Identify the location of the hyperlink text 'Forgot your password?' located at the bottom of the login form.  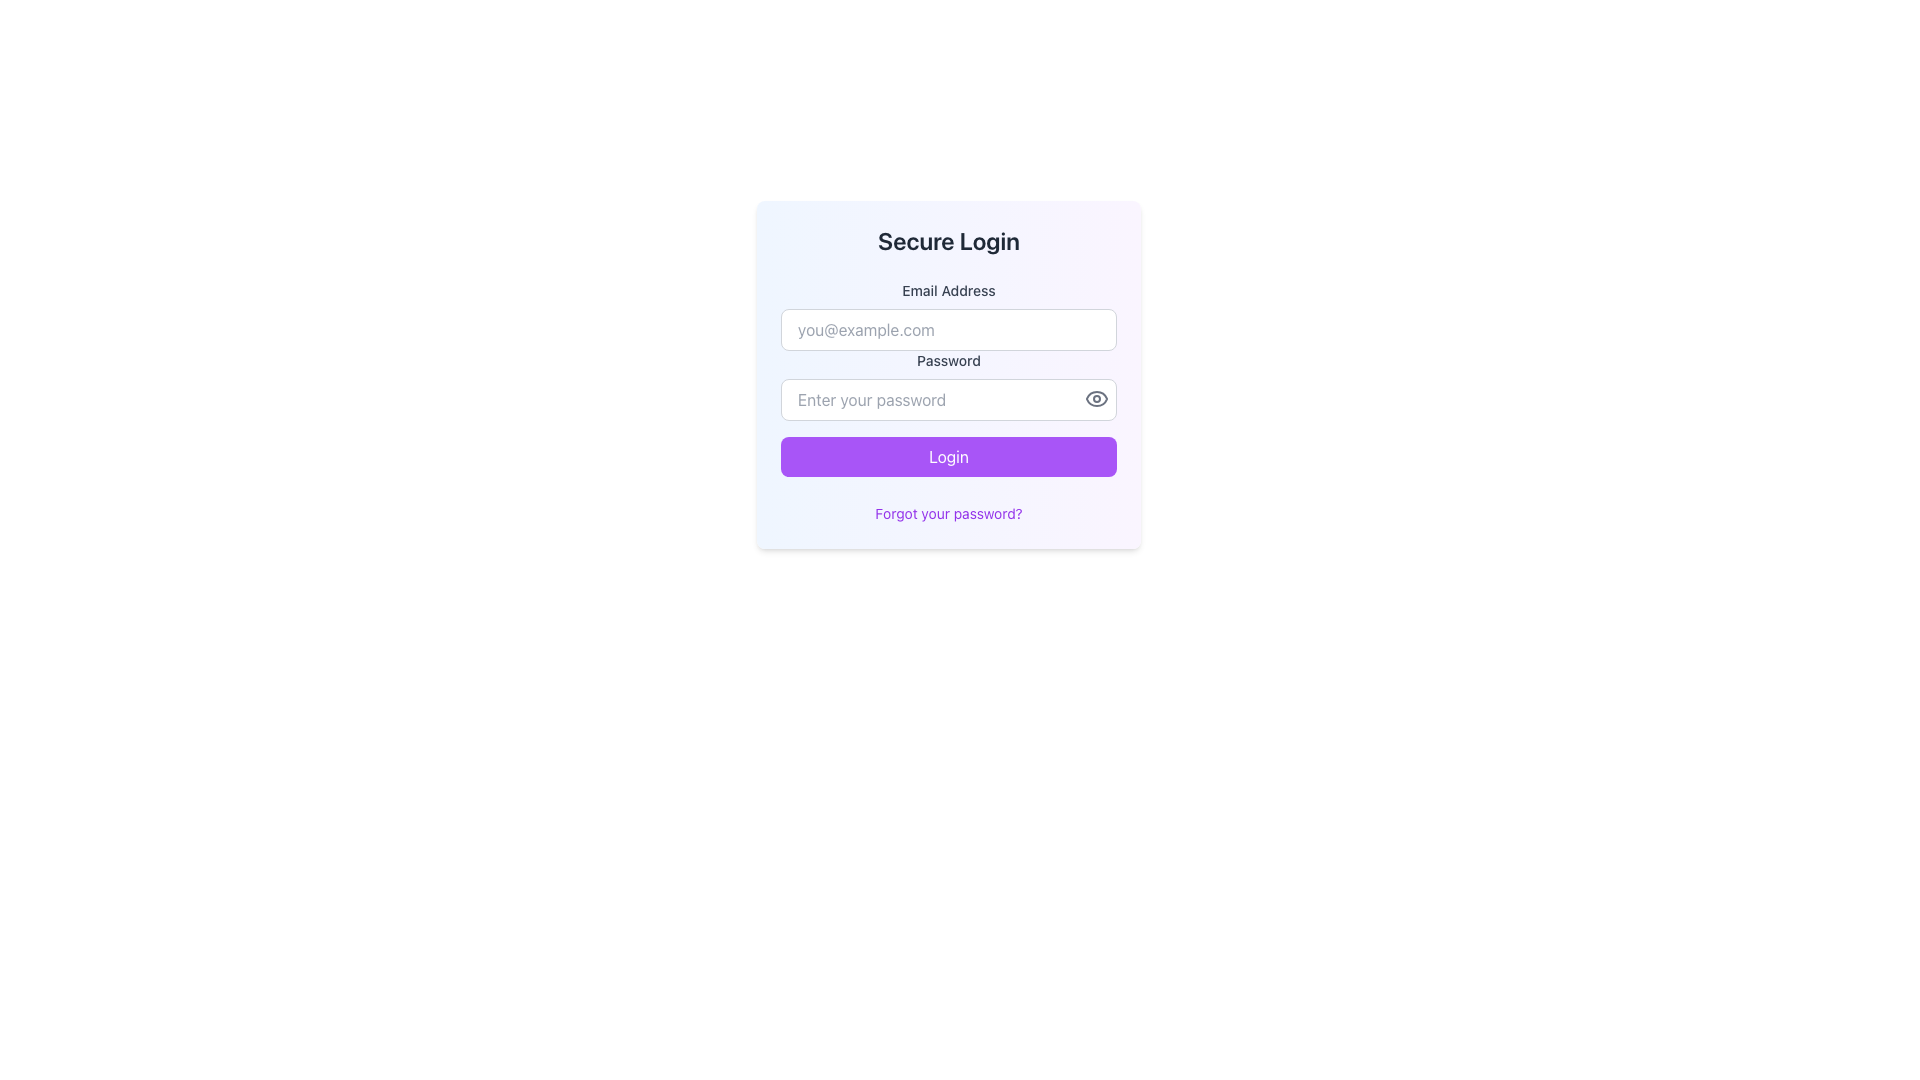
(948, 512).